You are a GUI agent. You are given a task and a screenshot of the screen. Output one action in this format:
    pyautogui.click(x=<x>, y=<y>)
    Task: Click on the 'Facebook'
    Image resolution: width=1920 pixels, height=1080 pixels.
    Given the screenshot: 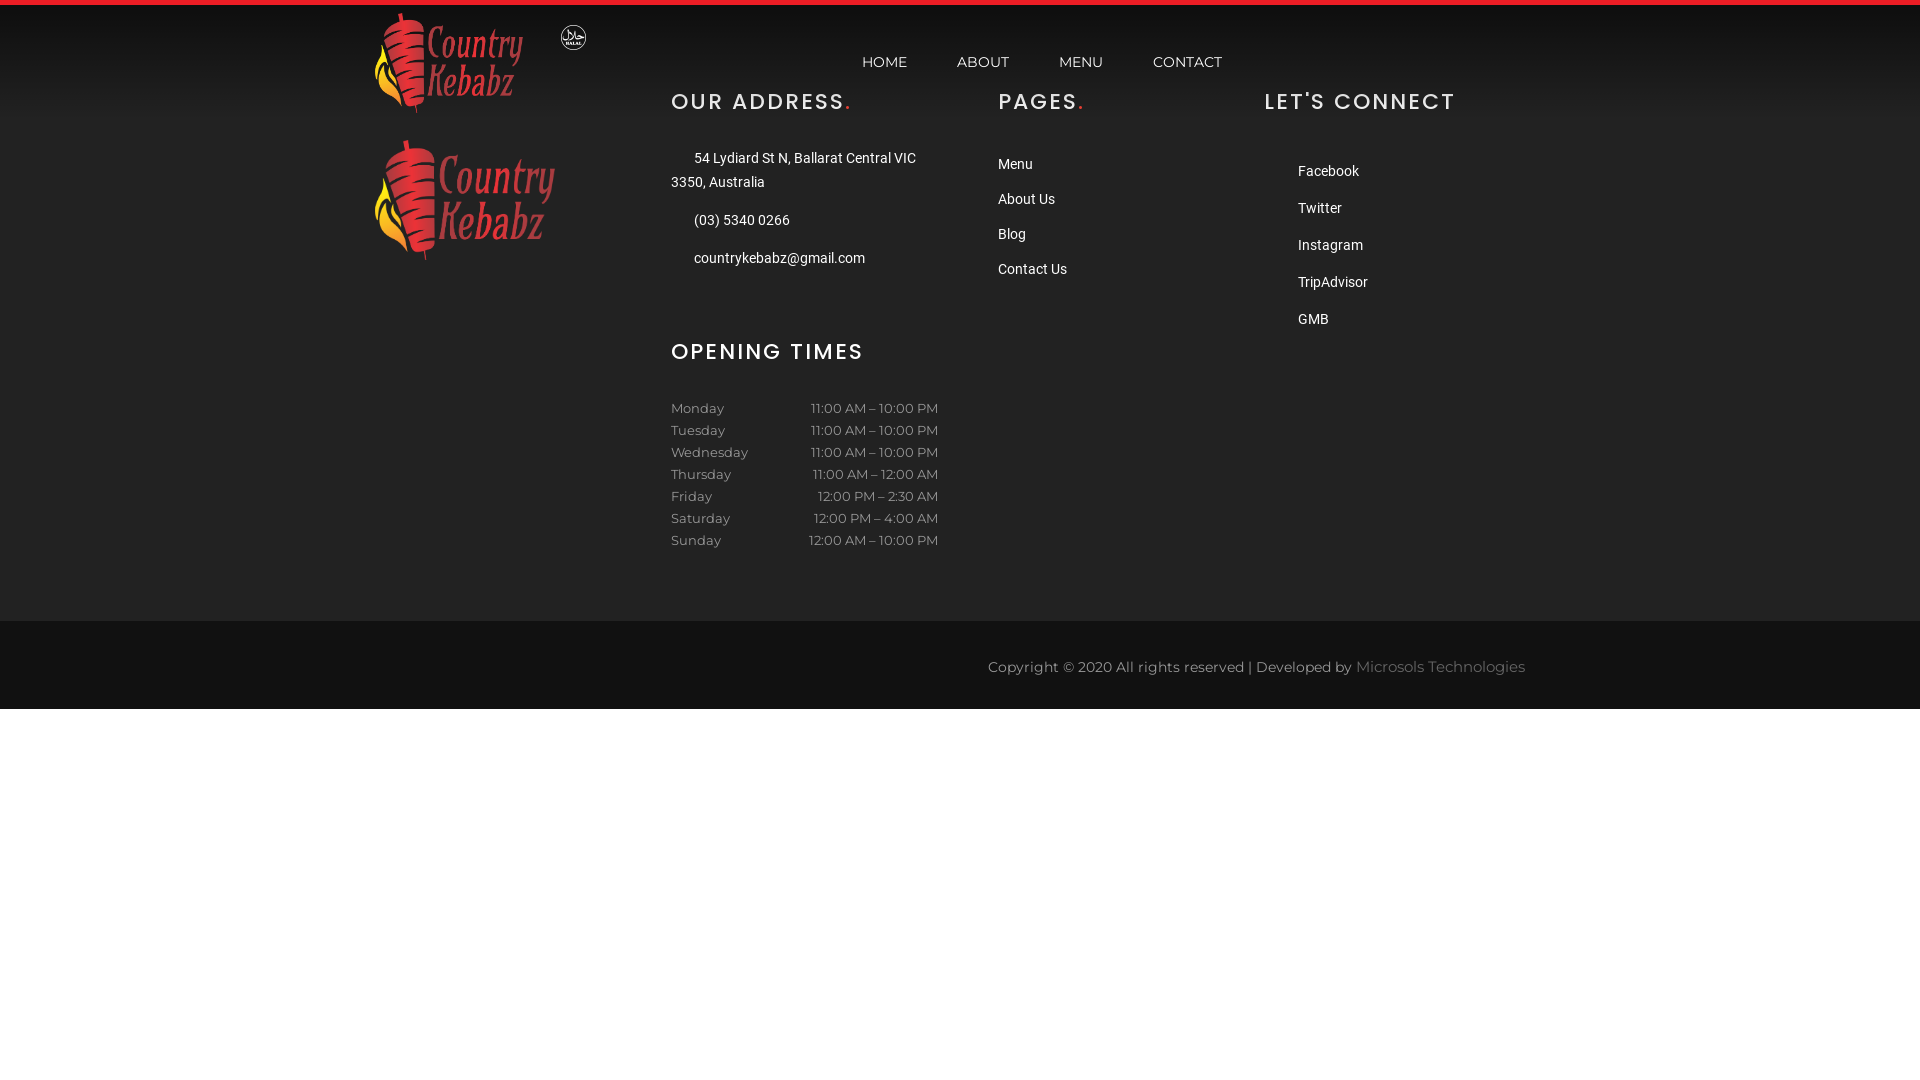 What is the action you would take?
    pyautogui.click(x=1328, y=169)
    